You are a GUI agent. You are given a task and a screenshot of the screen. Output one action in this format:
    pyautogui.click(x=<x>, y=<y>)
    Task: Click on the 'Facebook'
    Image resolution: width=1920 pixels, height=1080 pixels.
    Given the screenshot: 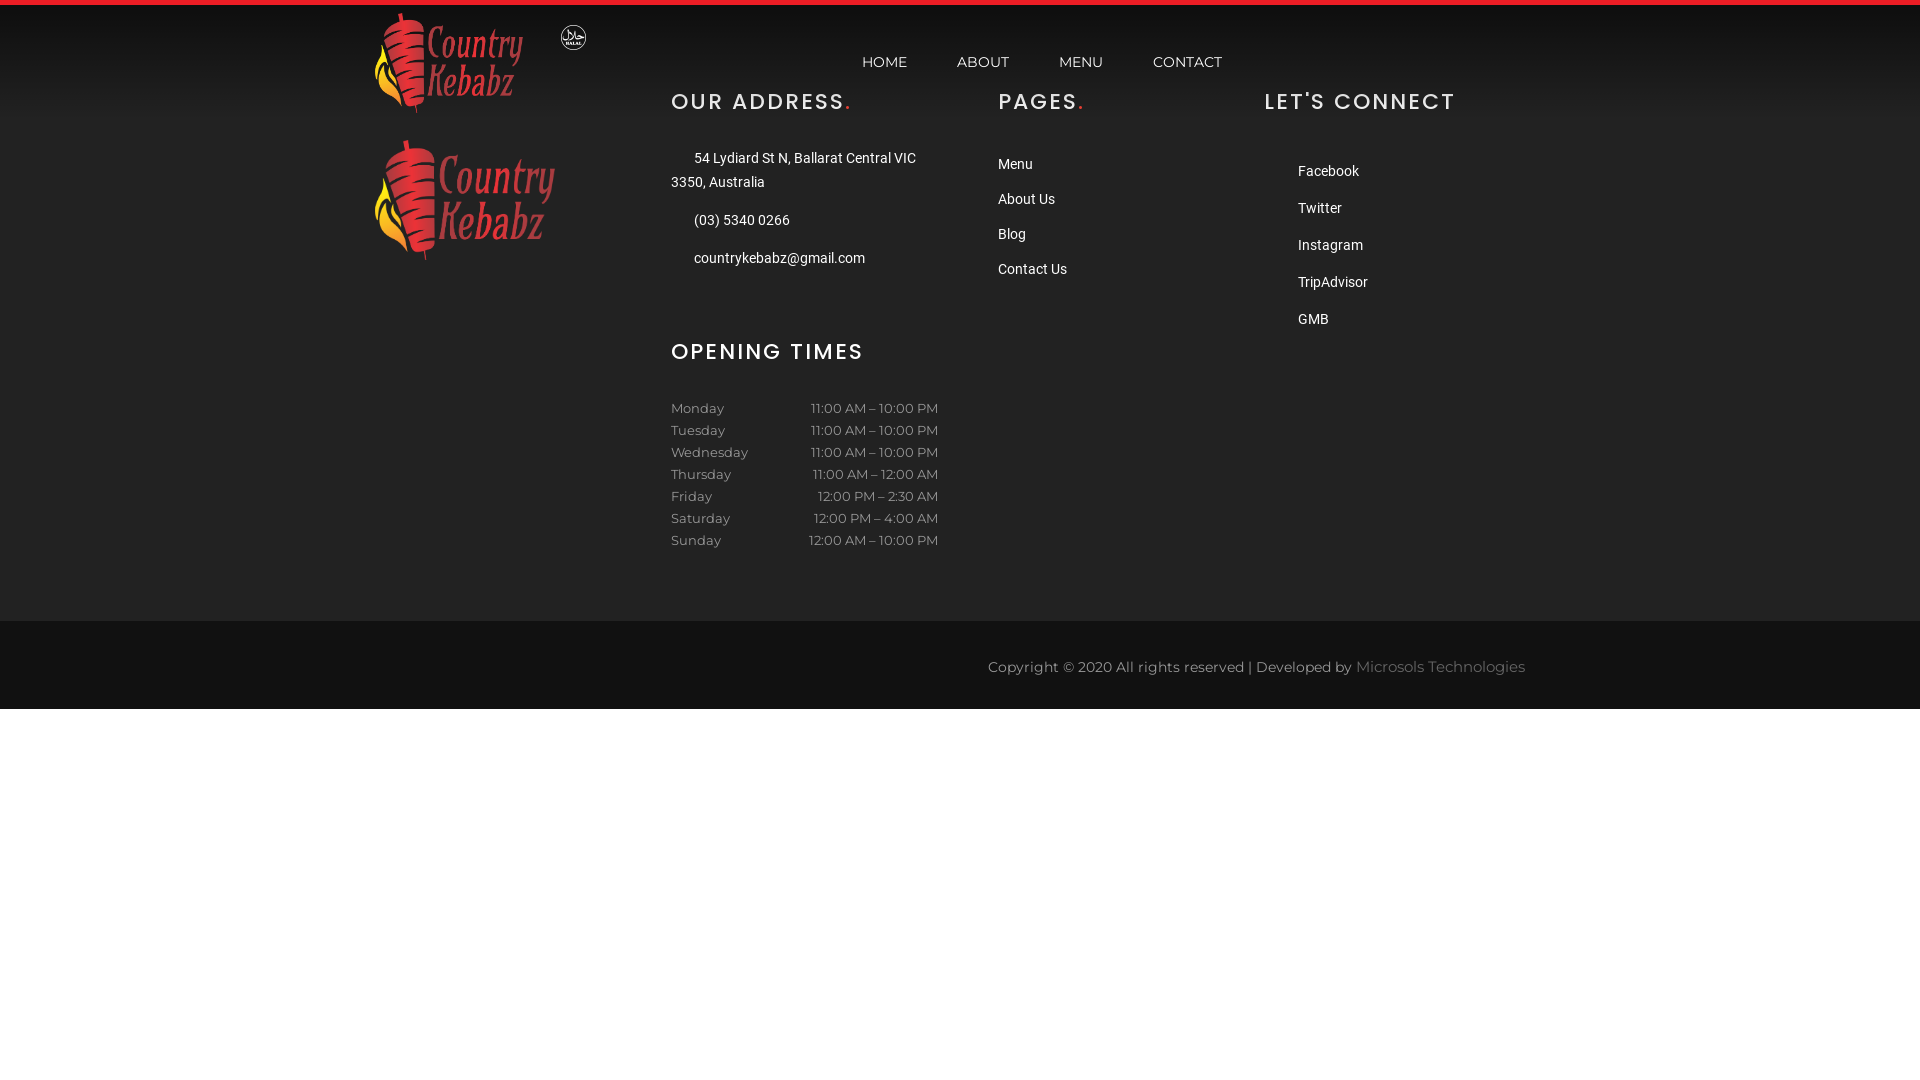 What is the action you would take?
    pyautogui.click(x=1328, y=169)
    